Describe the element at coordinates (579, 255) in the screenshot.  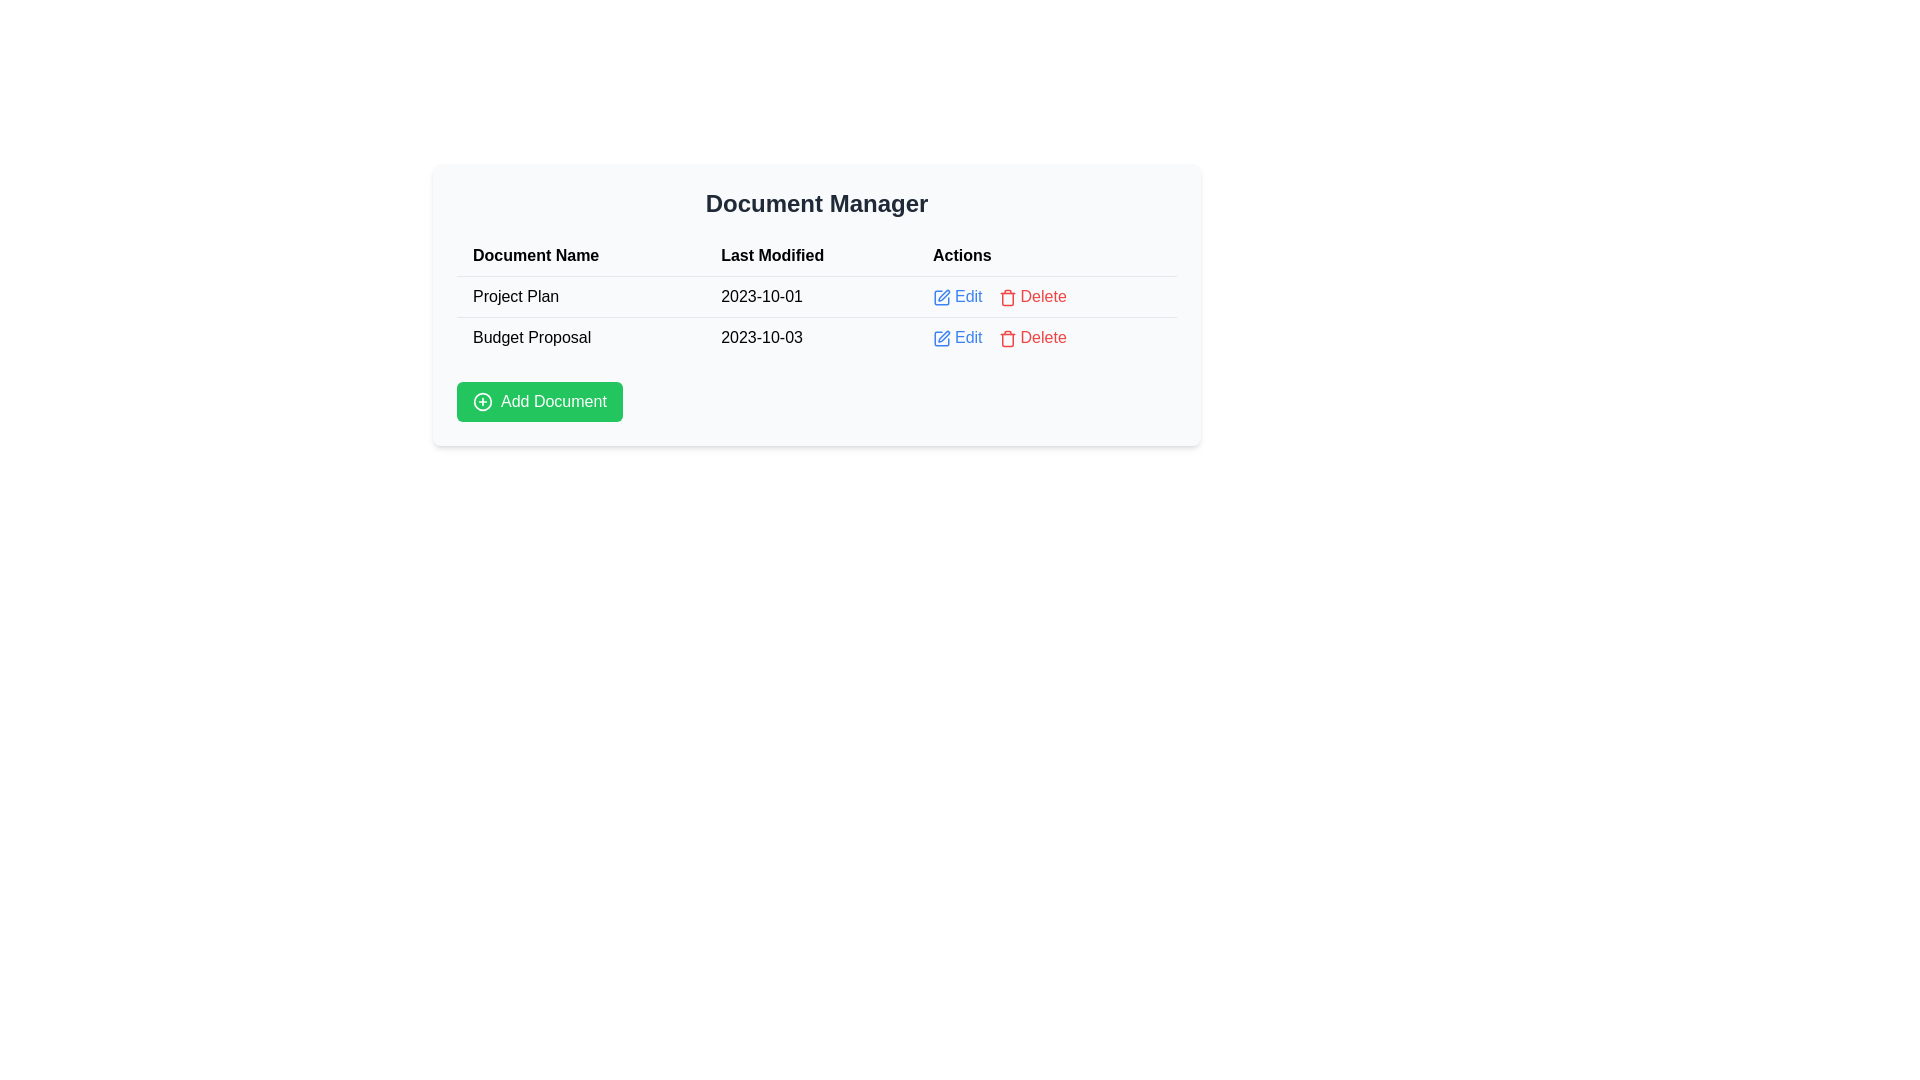
I see `the header text label for the column in the tabular interface that details document-related information, positioned to the left of 'Last Modified' and 'Actions', directly under 'Document Manager'` at that location.